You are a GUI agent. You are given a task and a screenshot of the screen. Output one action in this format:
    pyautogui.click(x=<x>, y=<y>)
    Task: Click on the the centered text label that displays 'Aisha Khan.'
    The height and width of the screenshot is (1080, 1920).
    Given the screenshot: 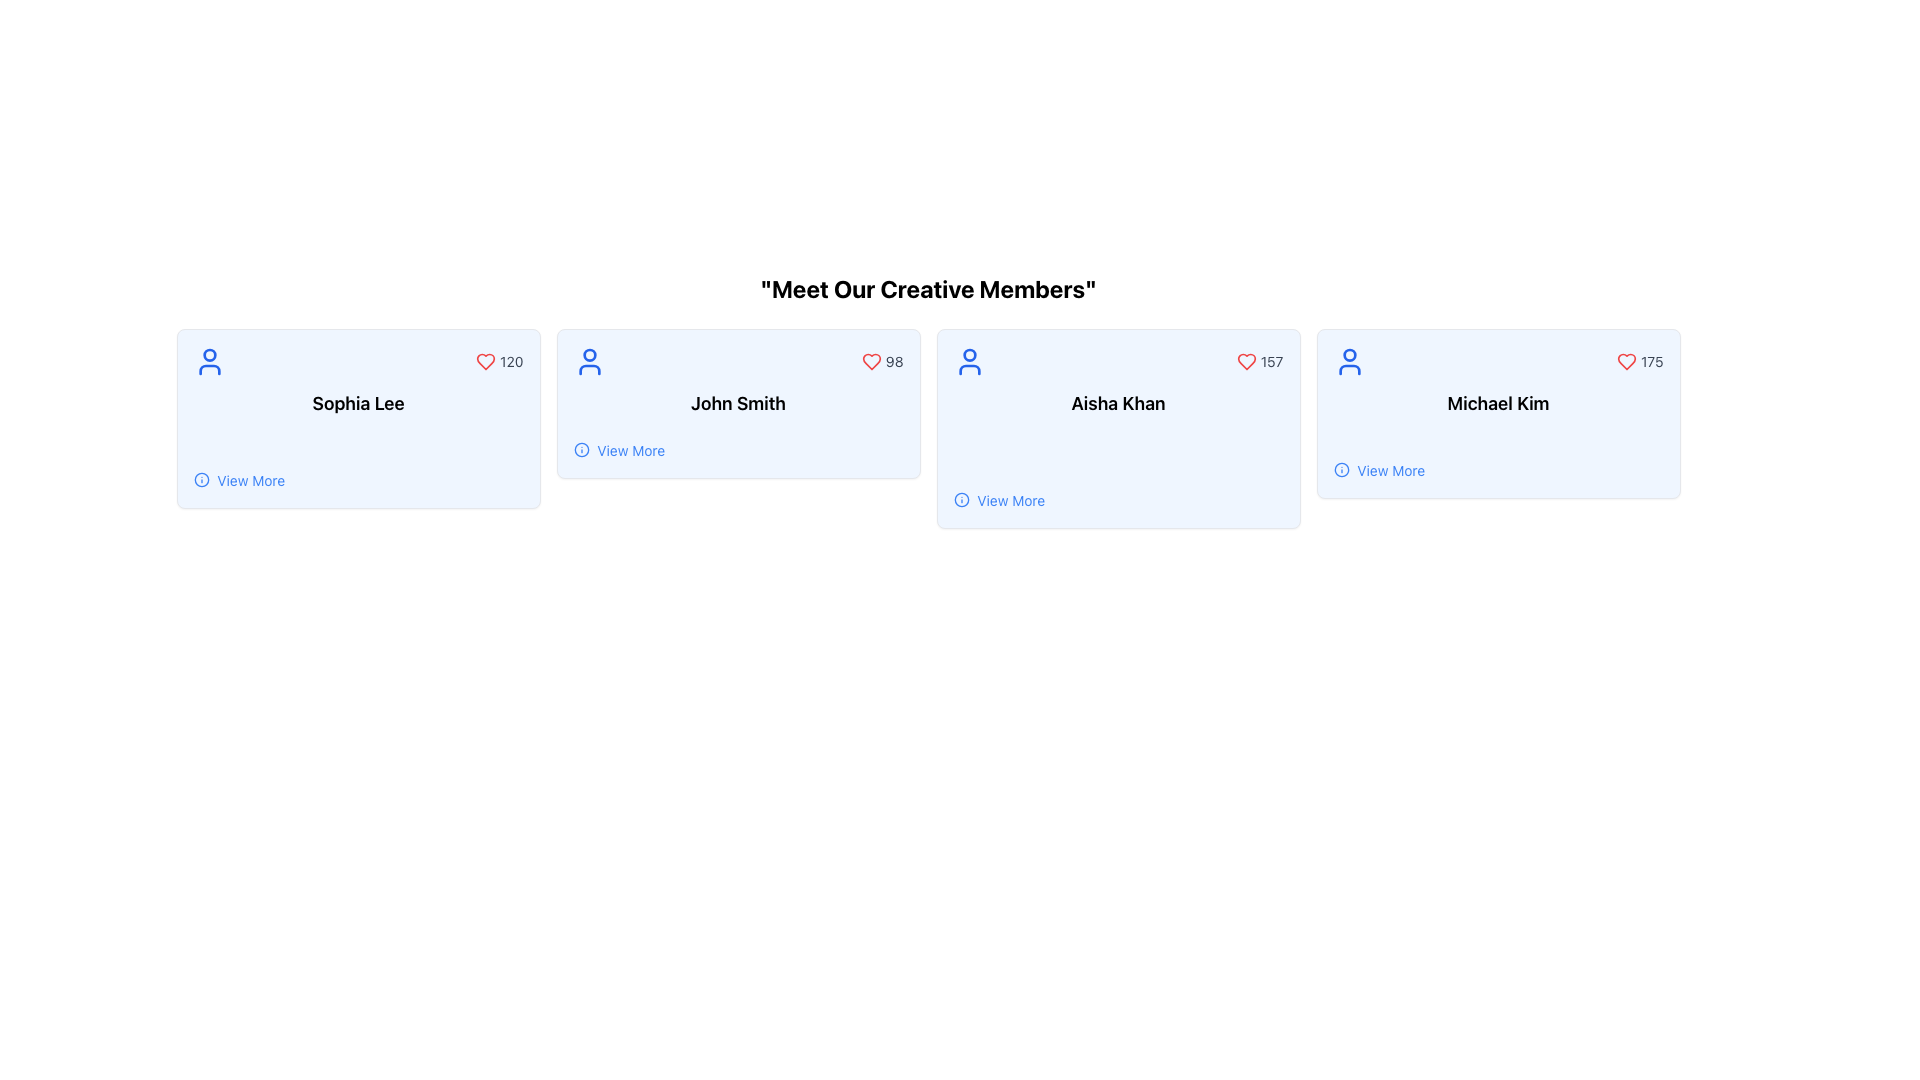 What is the action you would take?
    pyautogui.click(x=1117, y=404)
    